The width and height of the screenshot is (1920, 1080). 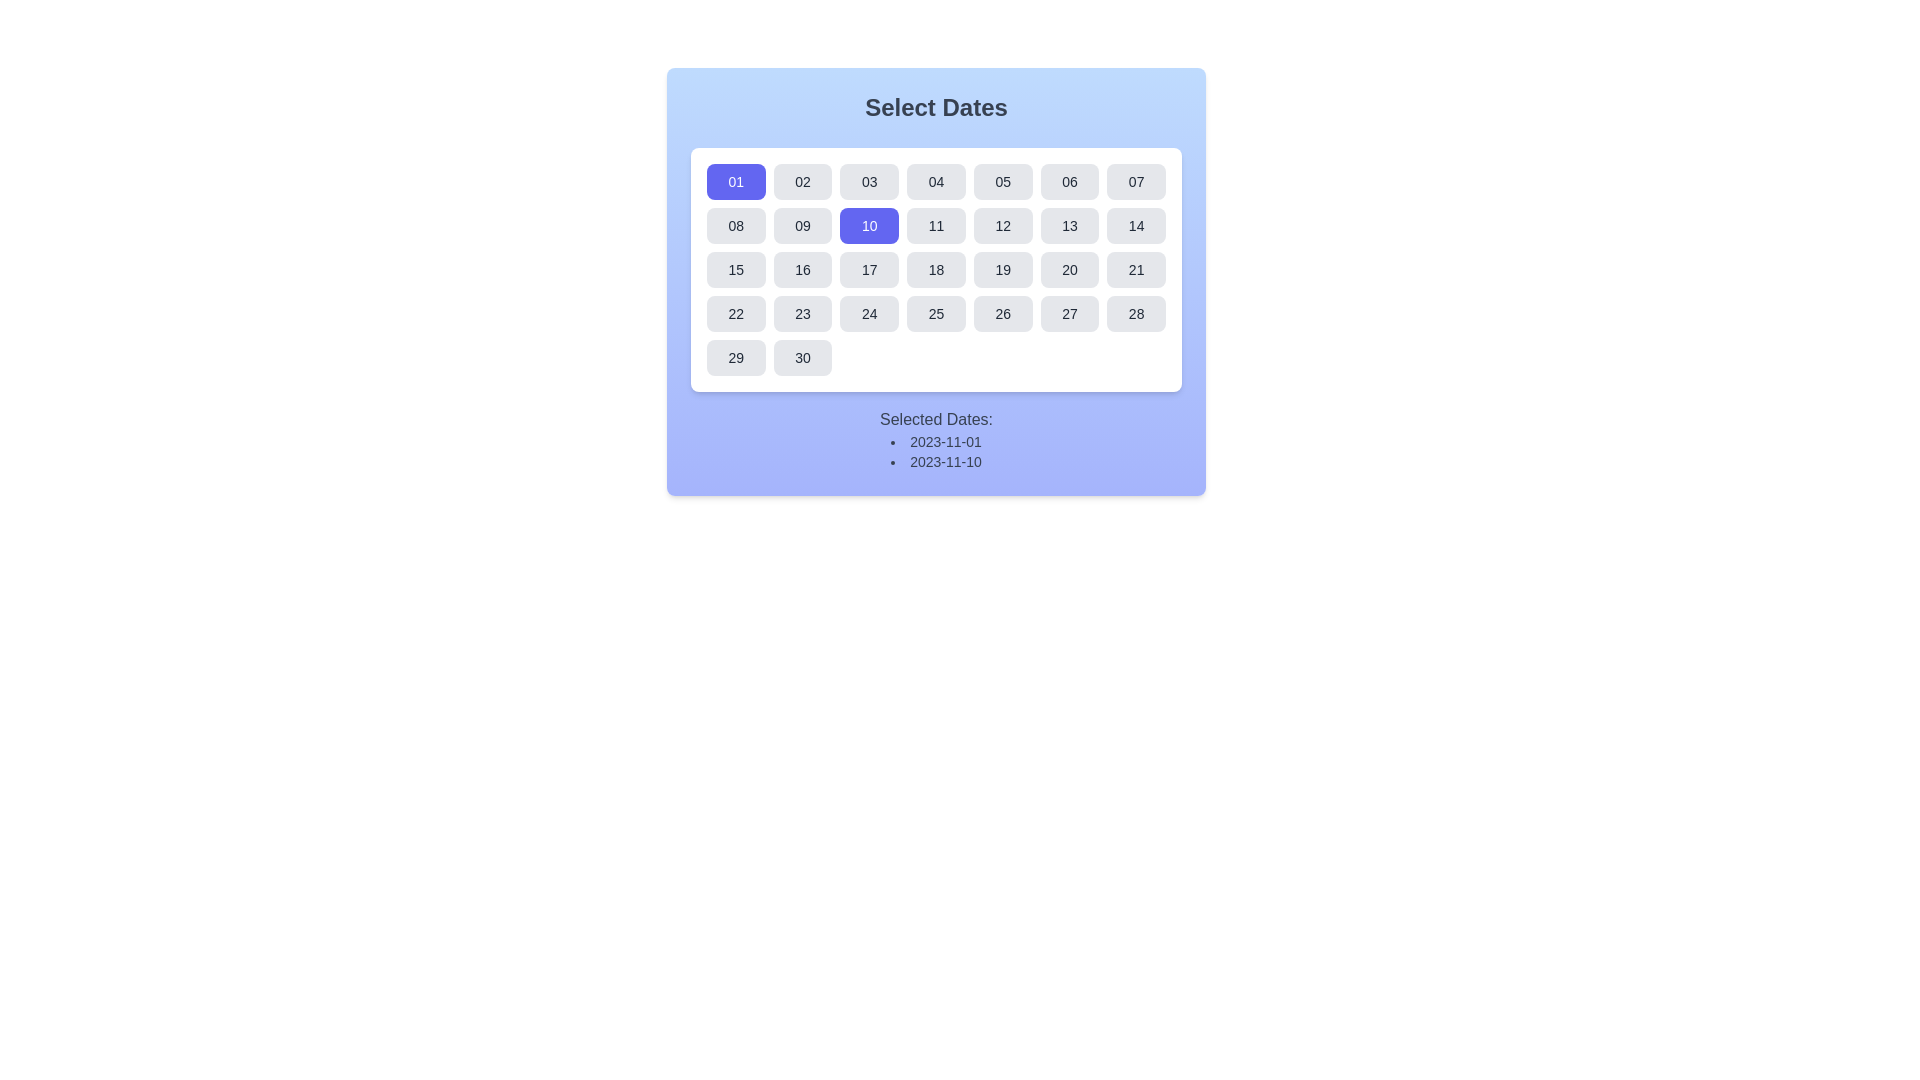 I want to click on the button labeled '20' in the calendar interface, so click(x=1069, y=270).